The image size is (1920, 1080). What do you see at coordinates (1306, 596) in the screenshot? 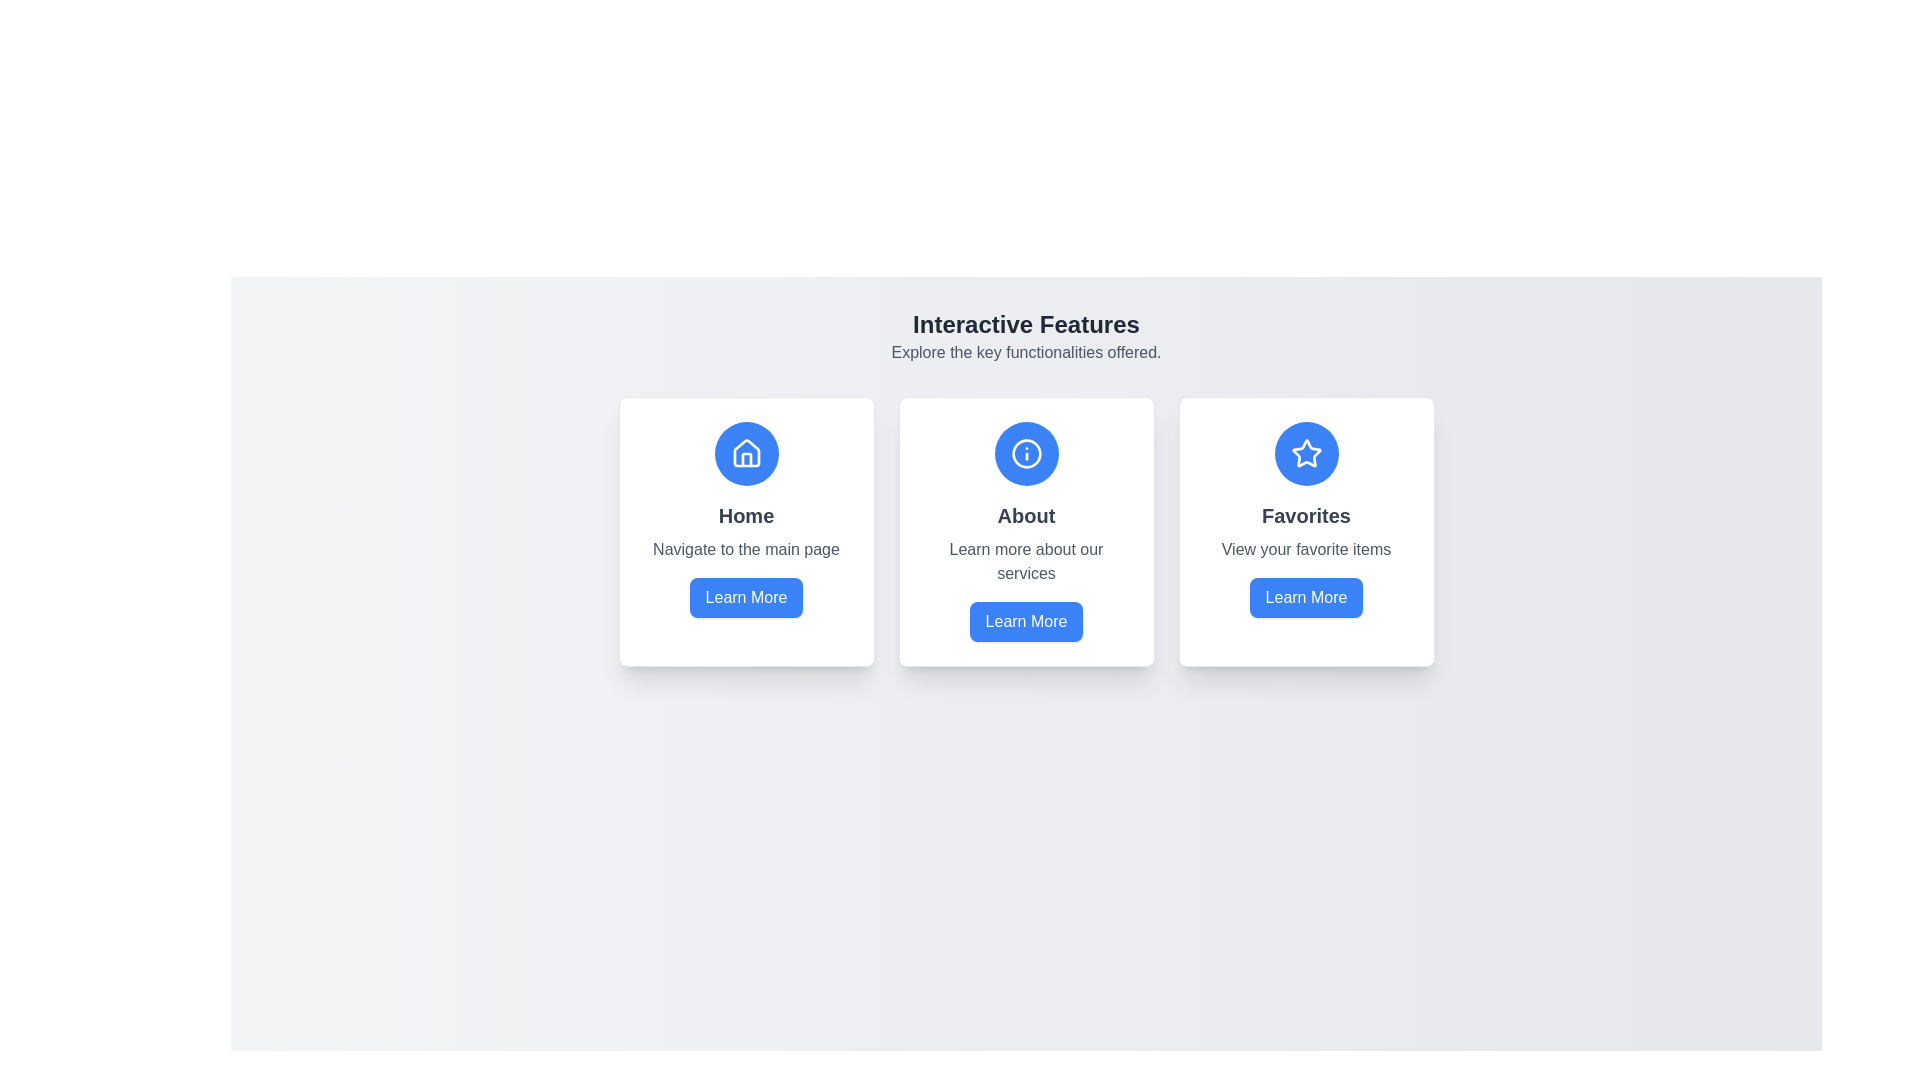
I see `the 'Favorites' button located at the bottom half of the rightmost card under 'Interactive Features' to enable accessibility interaction` at bounding box center [1306, 596].